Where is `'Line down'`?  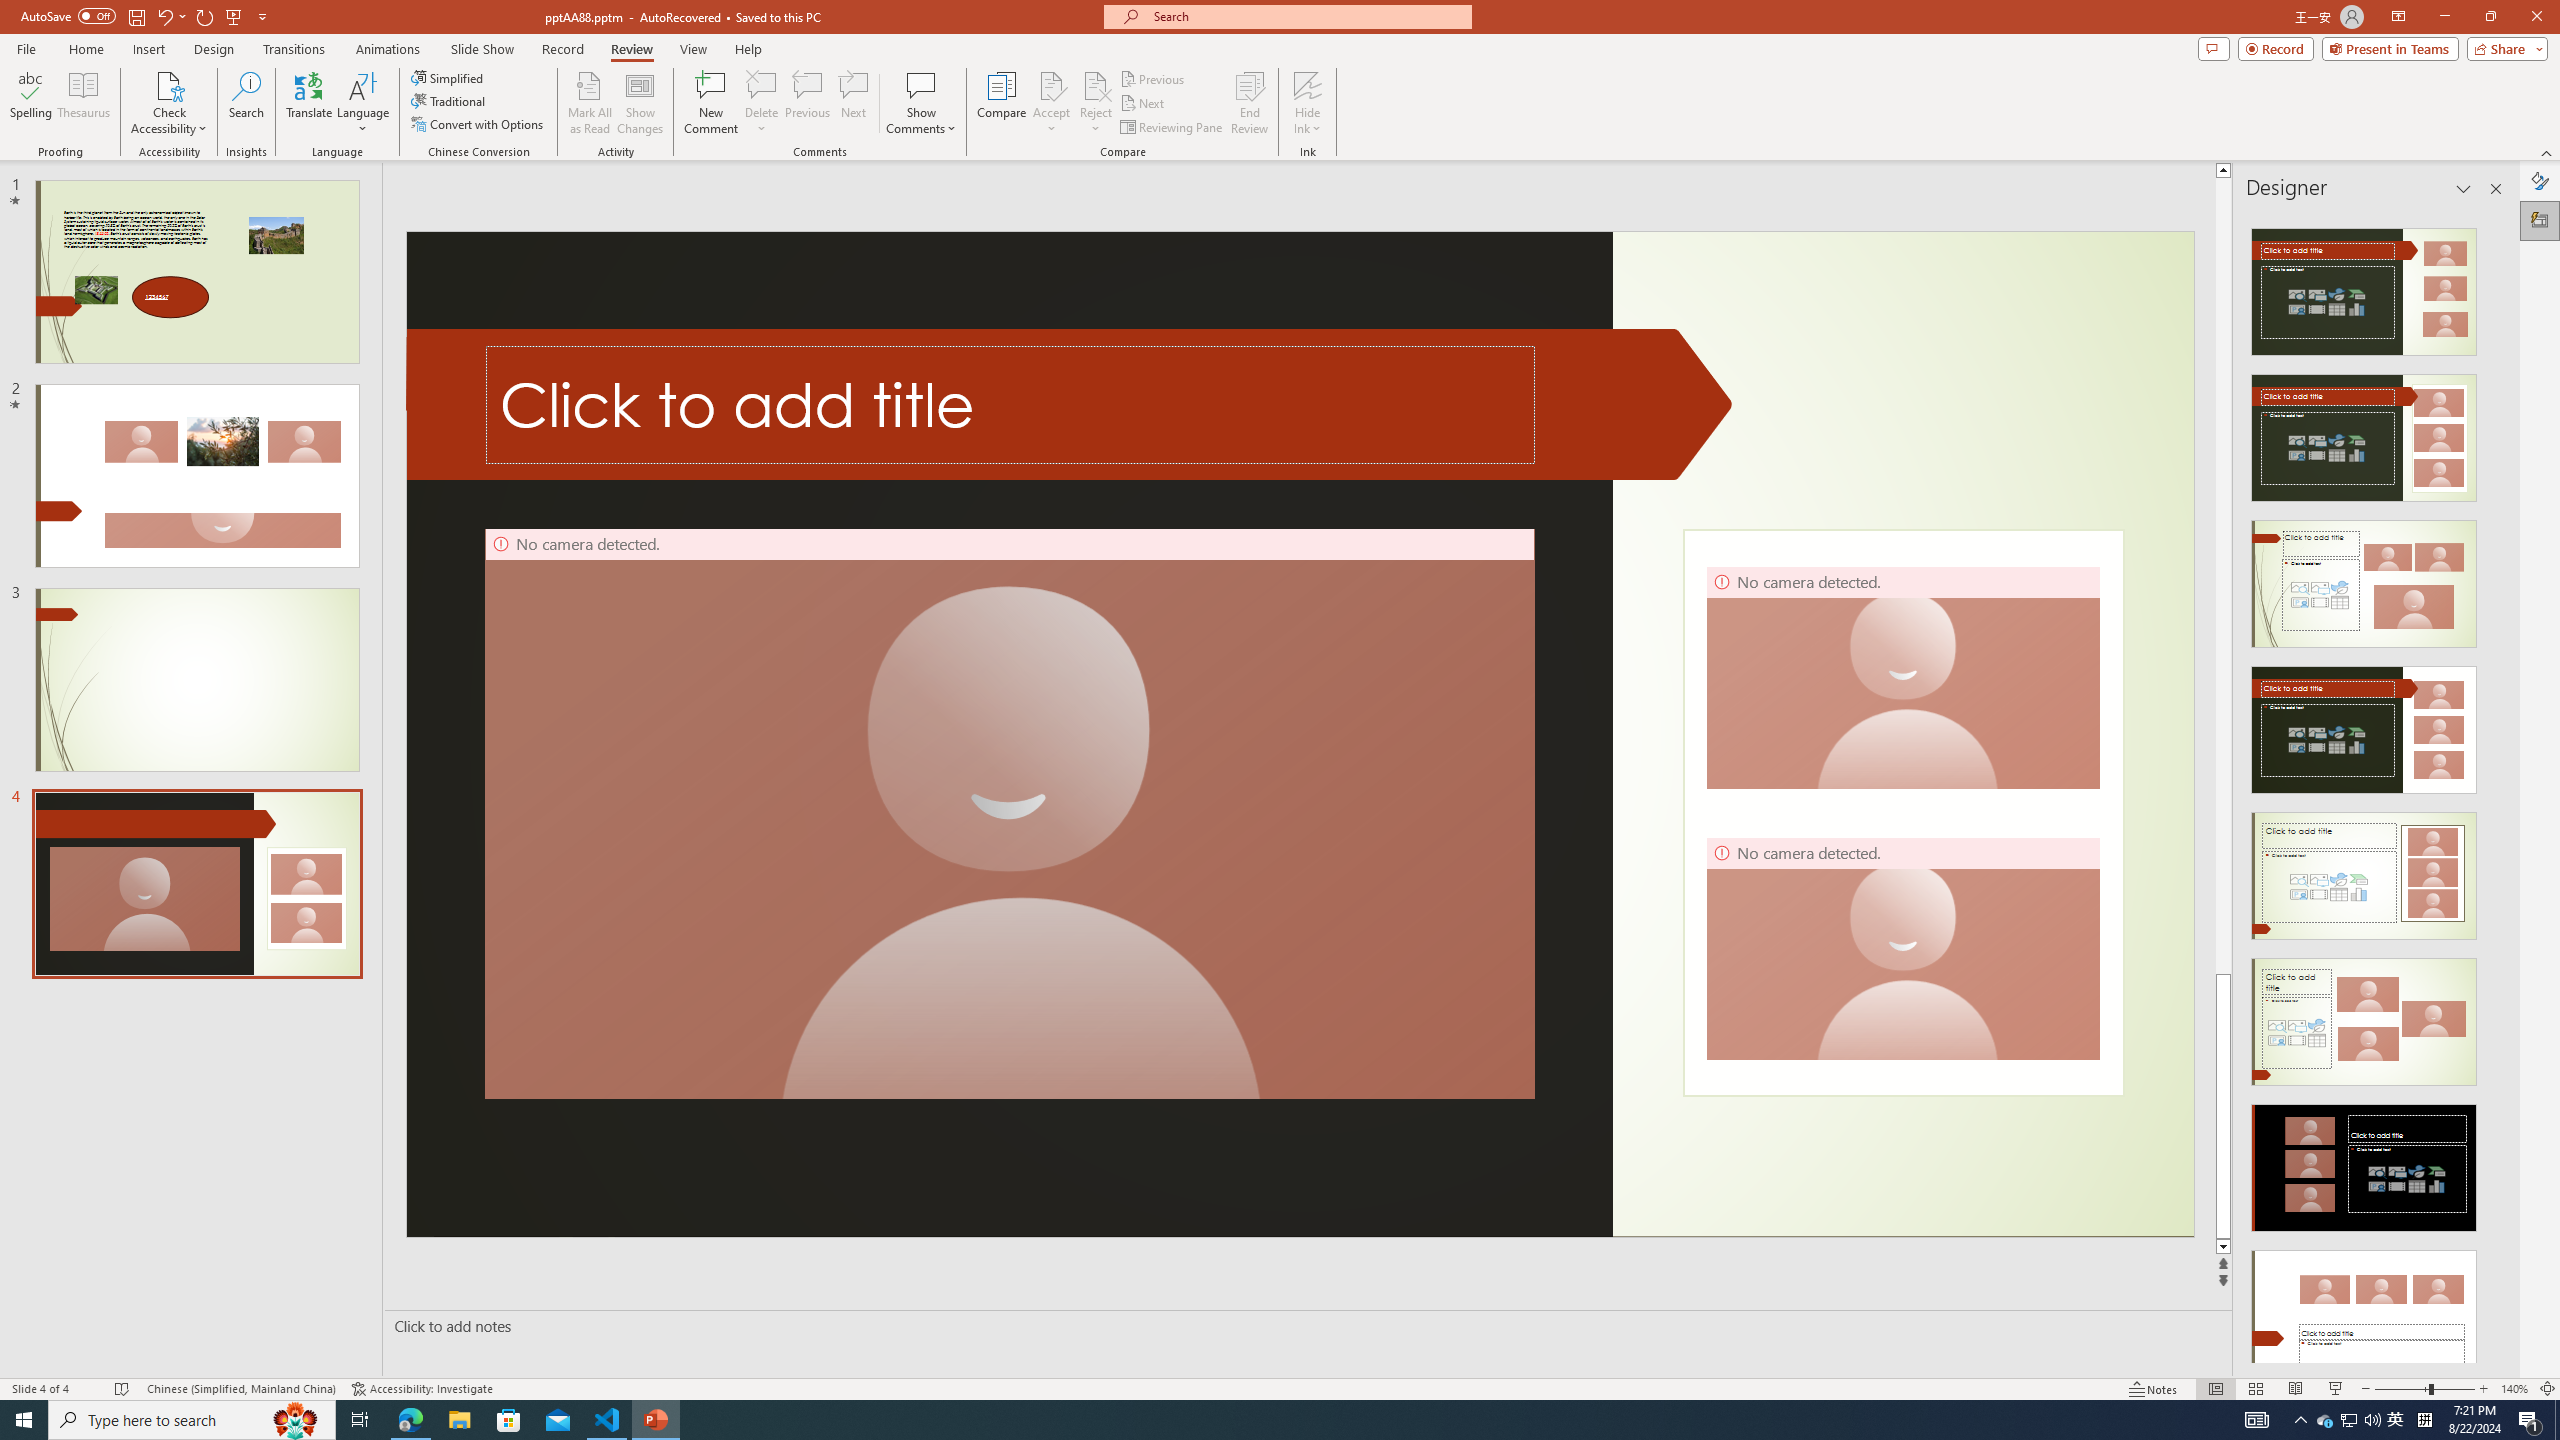 'Line down' is located at coordinates (2222, 1246).